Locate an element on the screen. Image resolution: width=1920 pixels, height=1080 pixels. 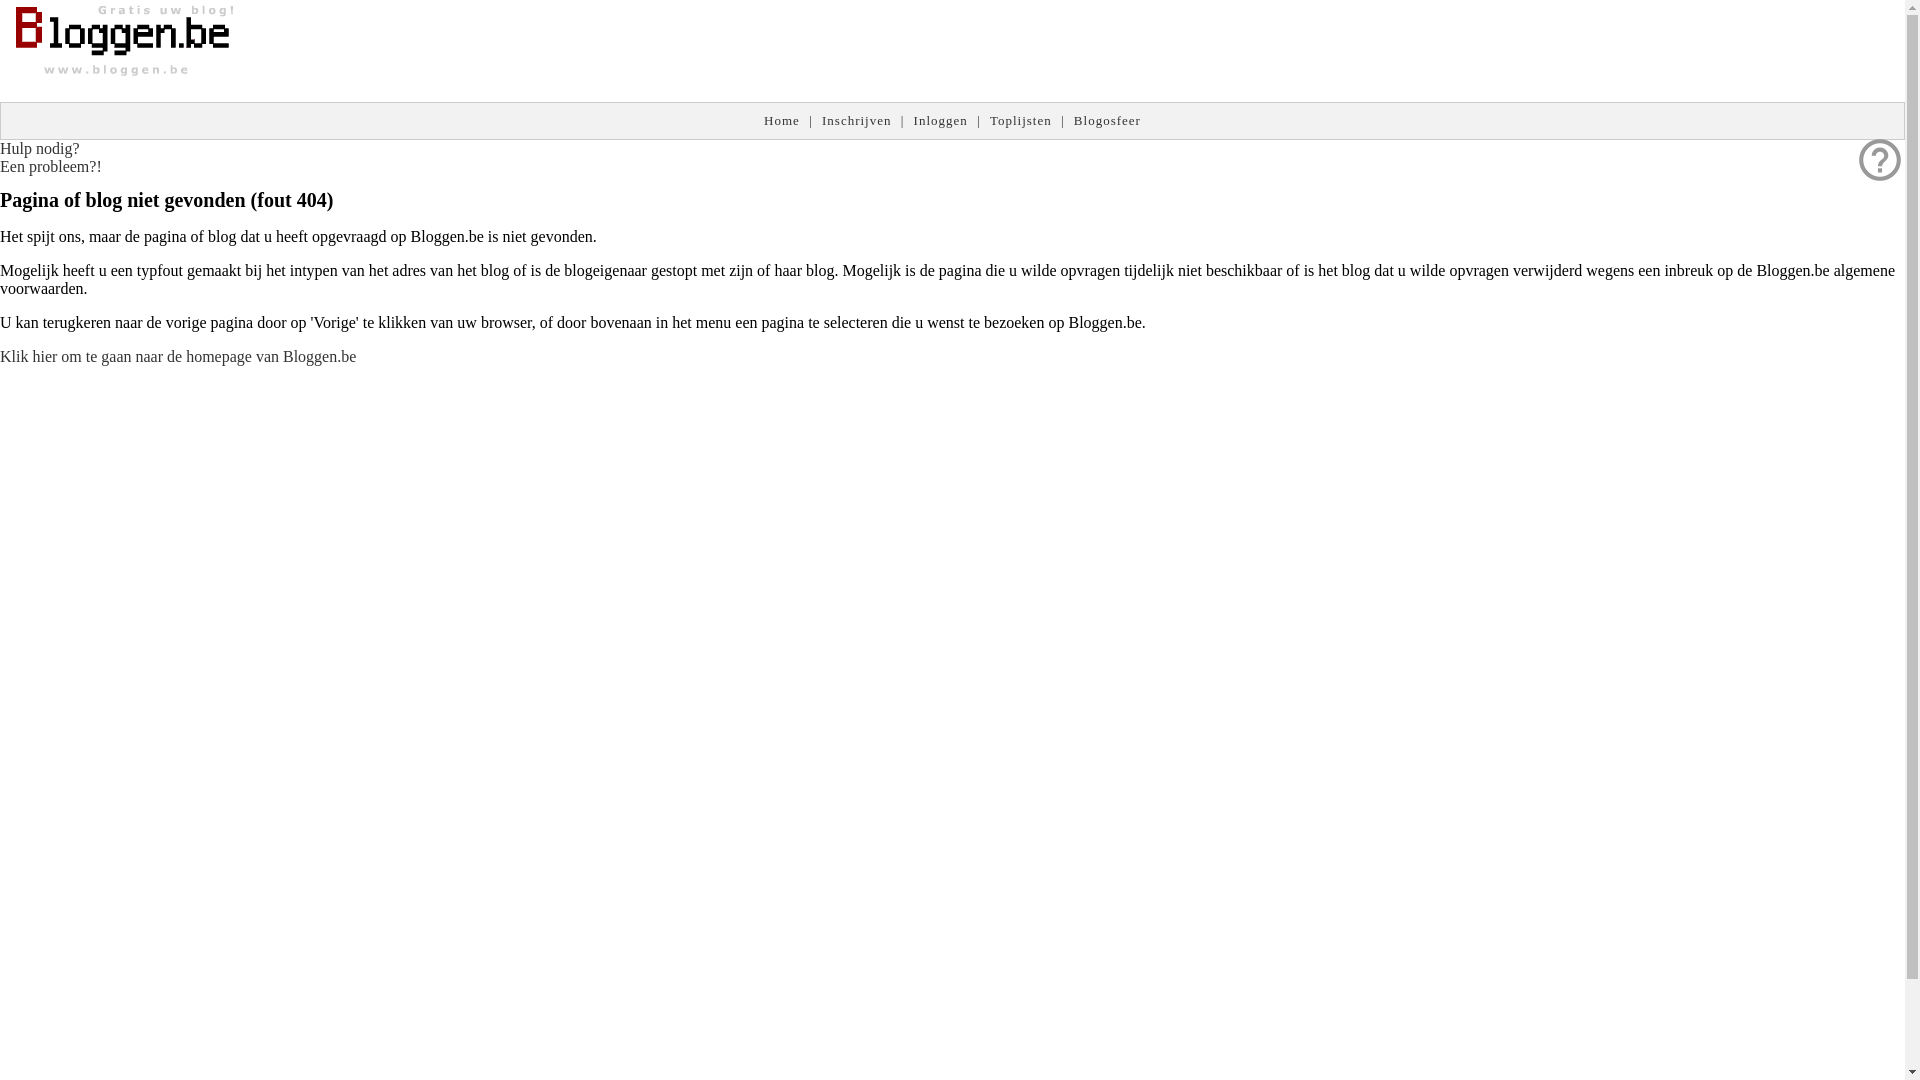
'Klik hier om te gaan naar de homepage van Bloggen.be' is located at coordinates (0, 355).